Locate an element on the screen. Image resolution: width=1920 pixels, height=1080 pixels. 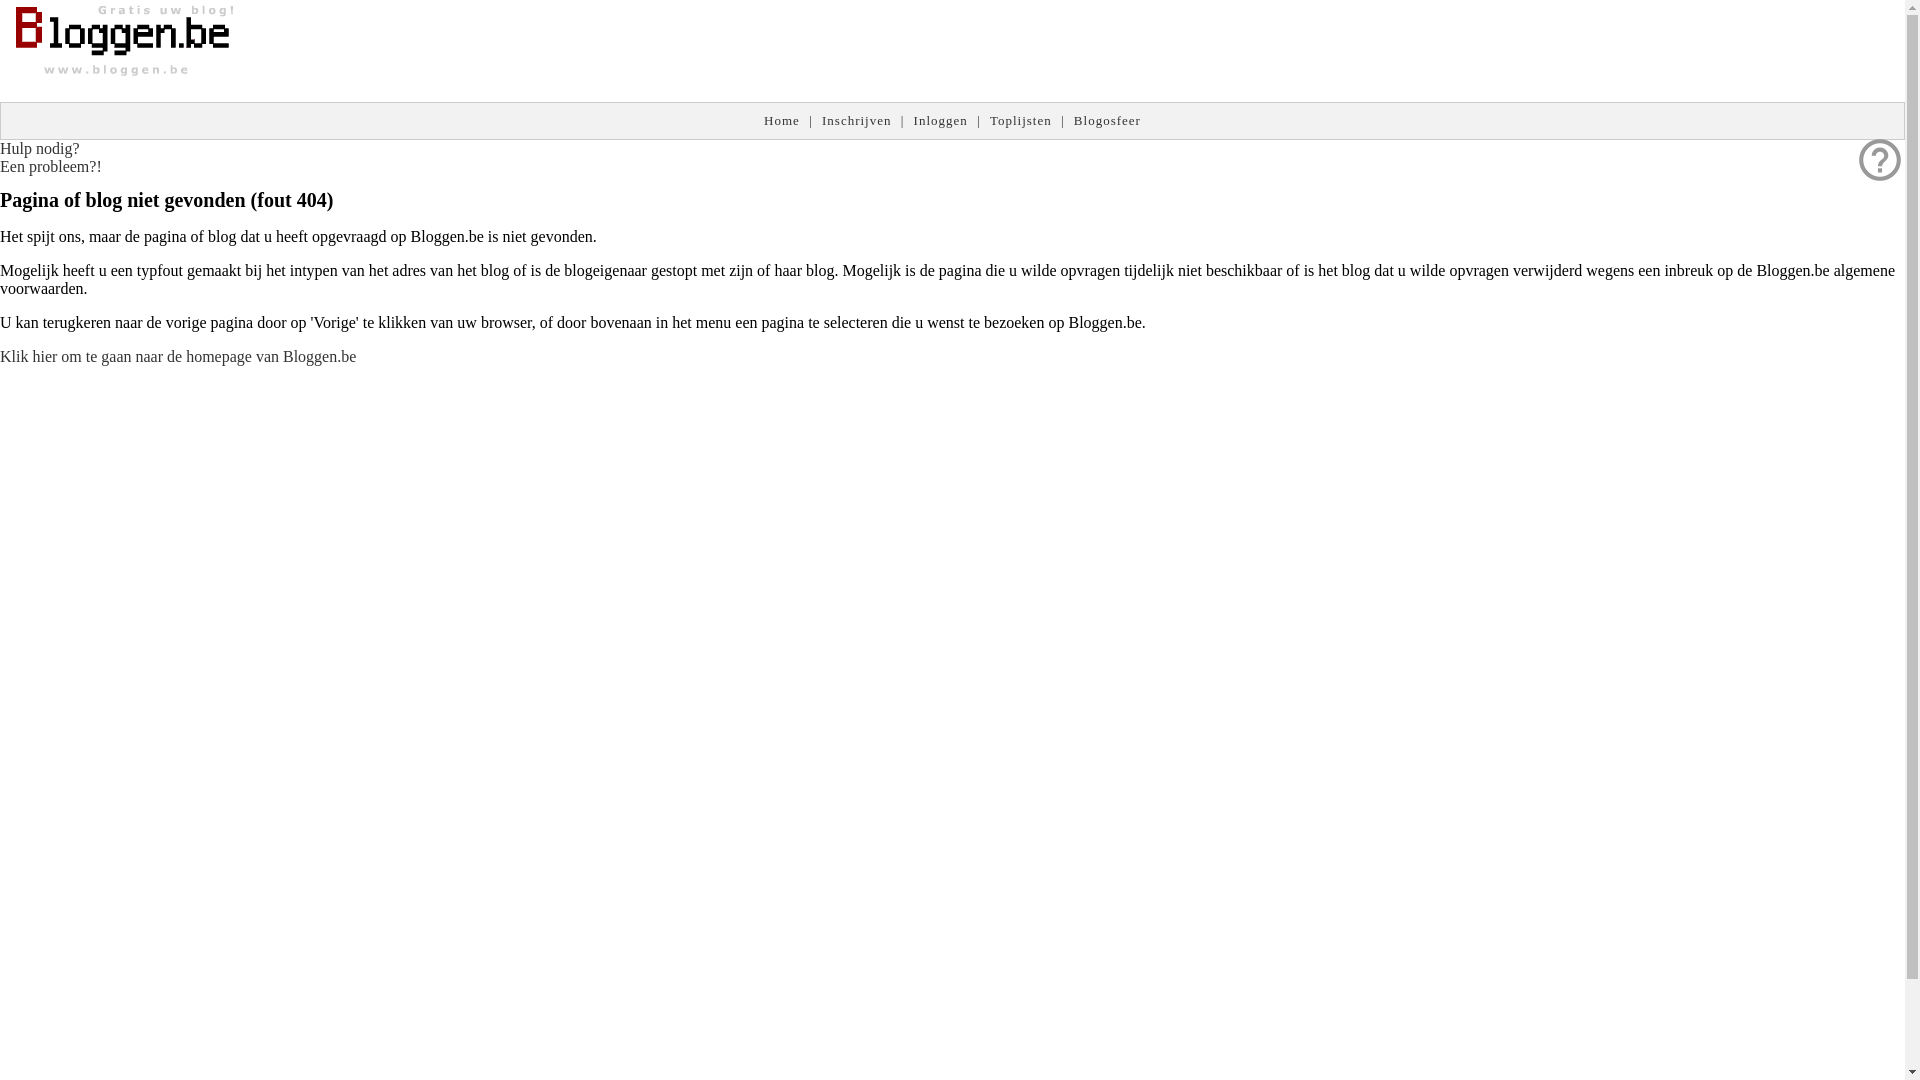
'Klik hier om te gaan naar de homepage van Bloggen.be' is located at coordinates (0, 355).